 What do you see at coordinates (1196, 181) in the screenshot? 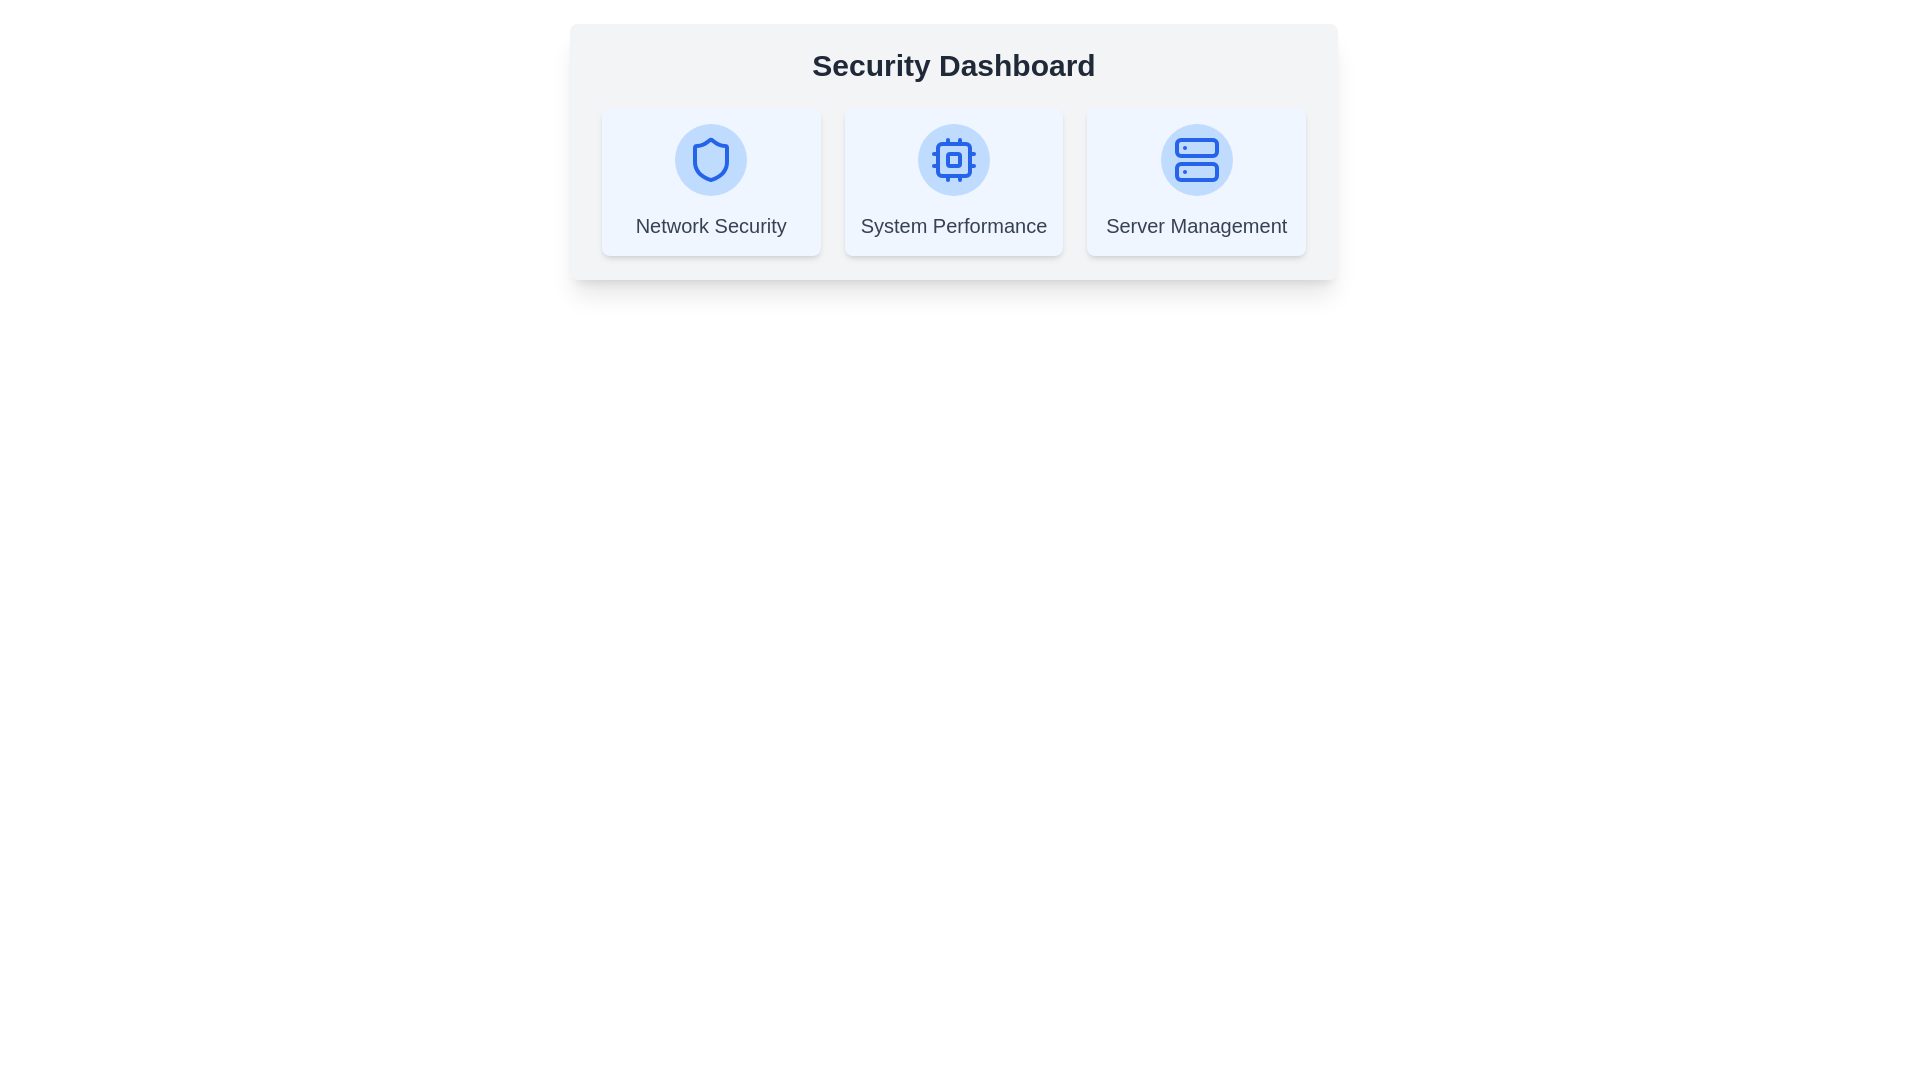
I see `the server management icon, which is represented by a blue server icon with a light blue circular background and the text 'Server Management' in gray beneath it, located in the third card of horizontally-aligned options` at bounding box center [1196, 181].